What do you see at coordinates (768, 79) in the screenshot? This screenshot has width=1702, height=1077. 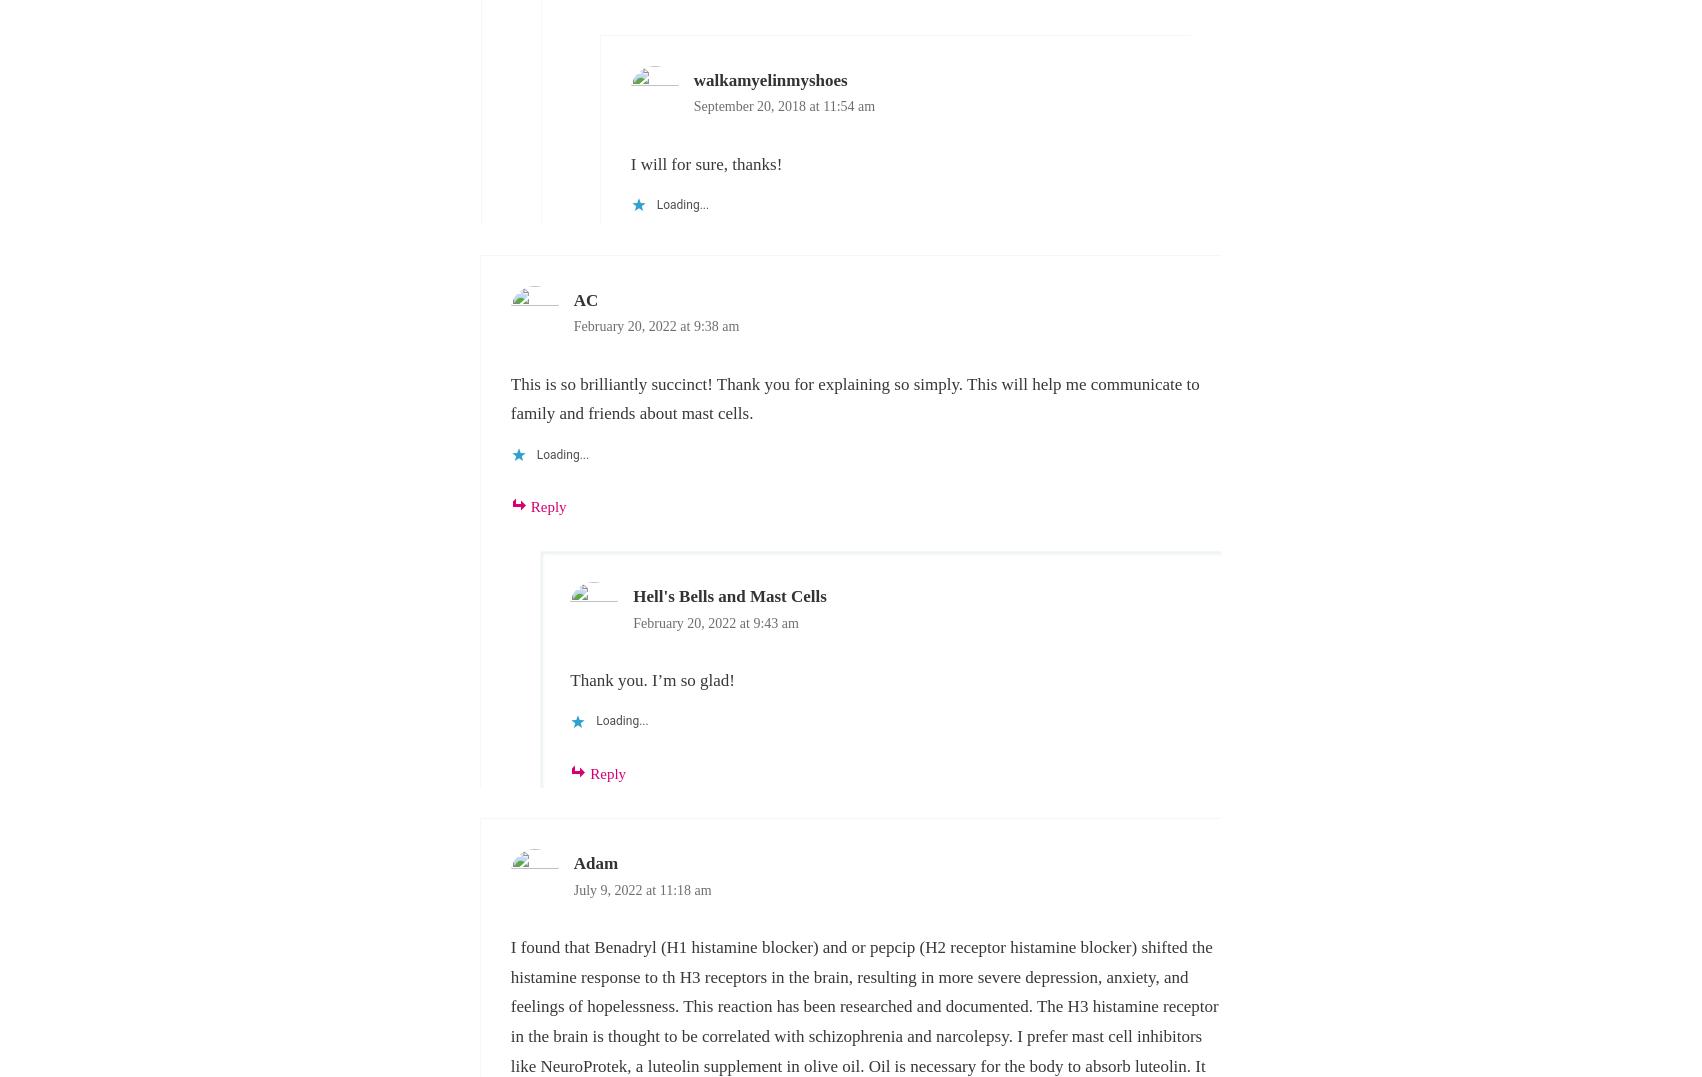 I see `'walkamyelinmyshoes'` at bounding box center [768, 79].